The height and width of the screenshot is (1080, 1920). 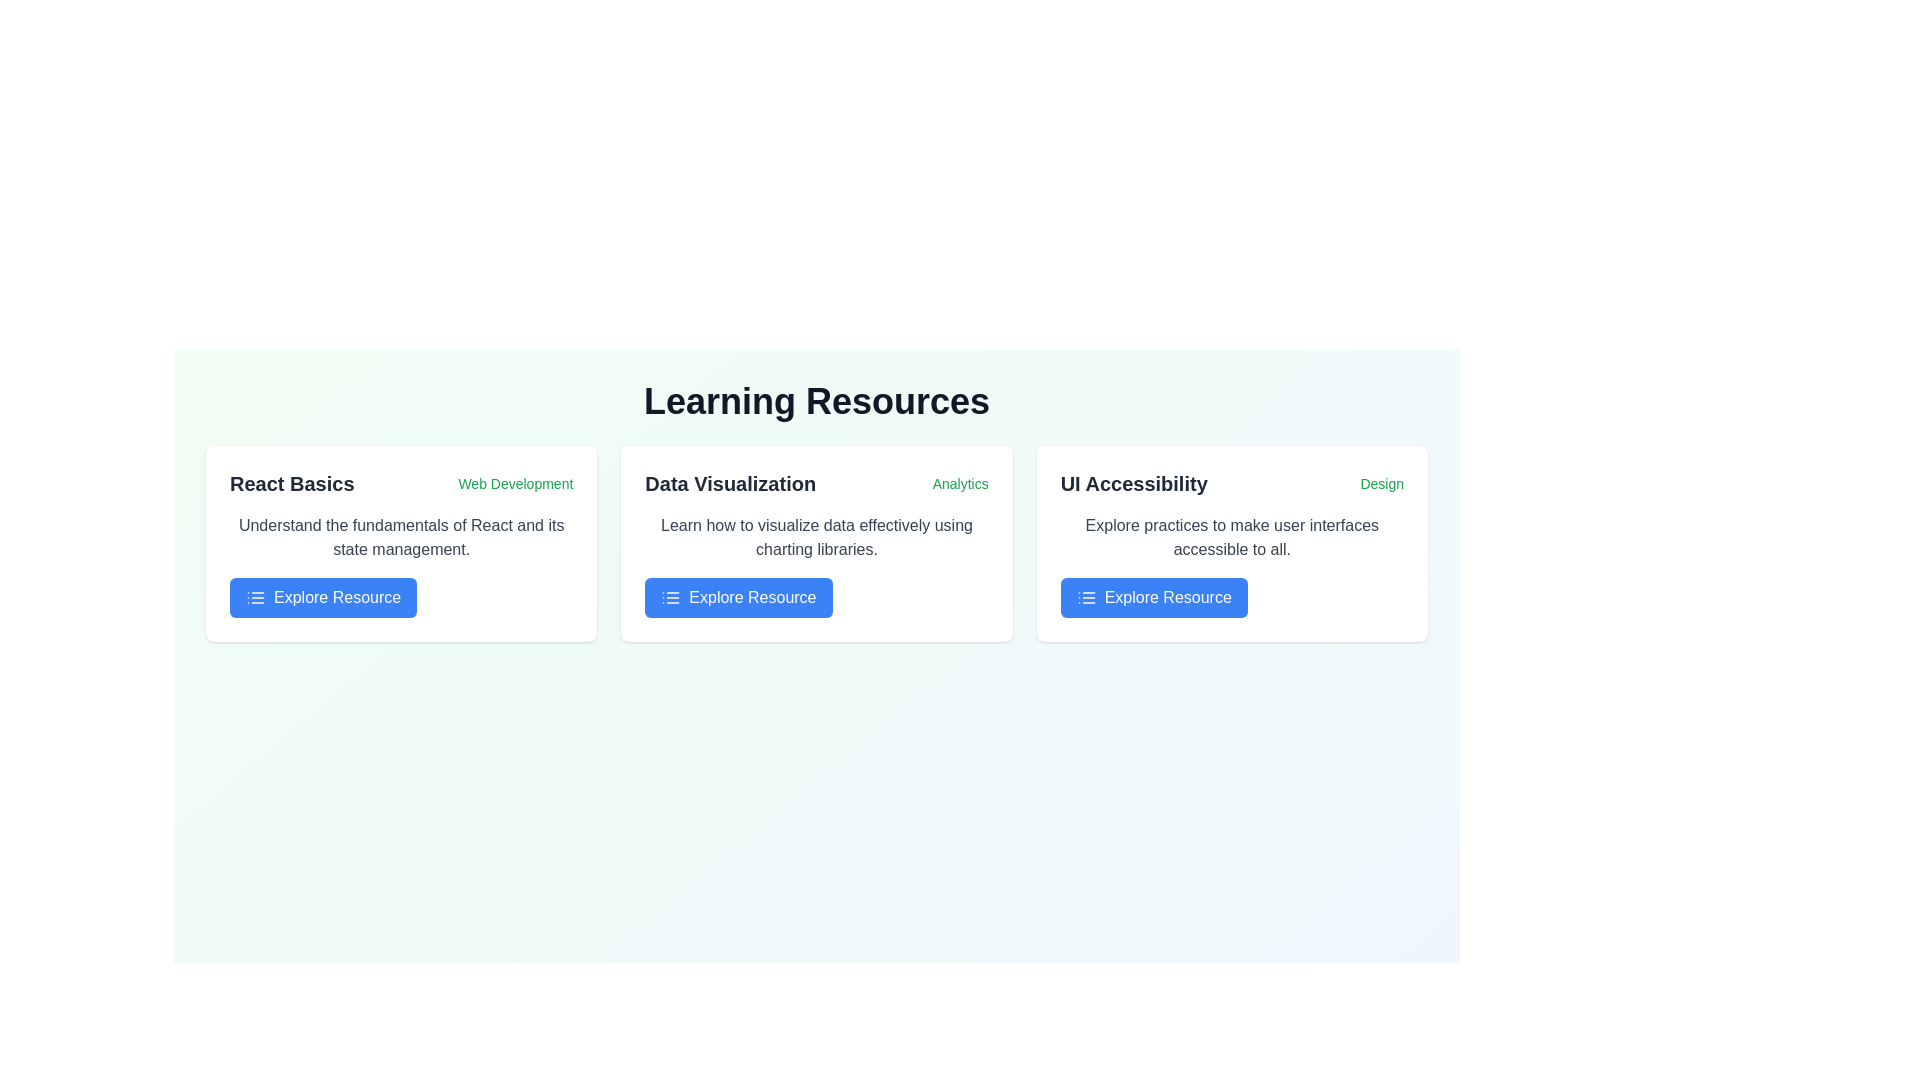 I want to click on text contained in the informational card titled 'React Basics' with the subtitle 'Web Development' and a button labeled 'Explore Resource', so click(x=400, y=543).